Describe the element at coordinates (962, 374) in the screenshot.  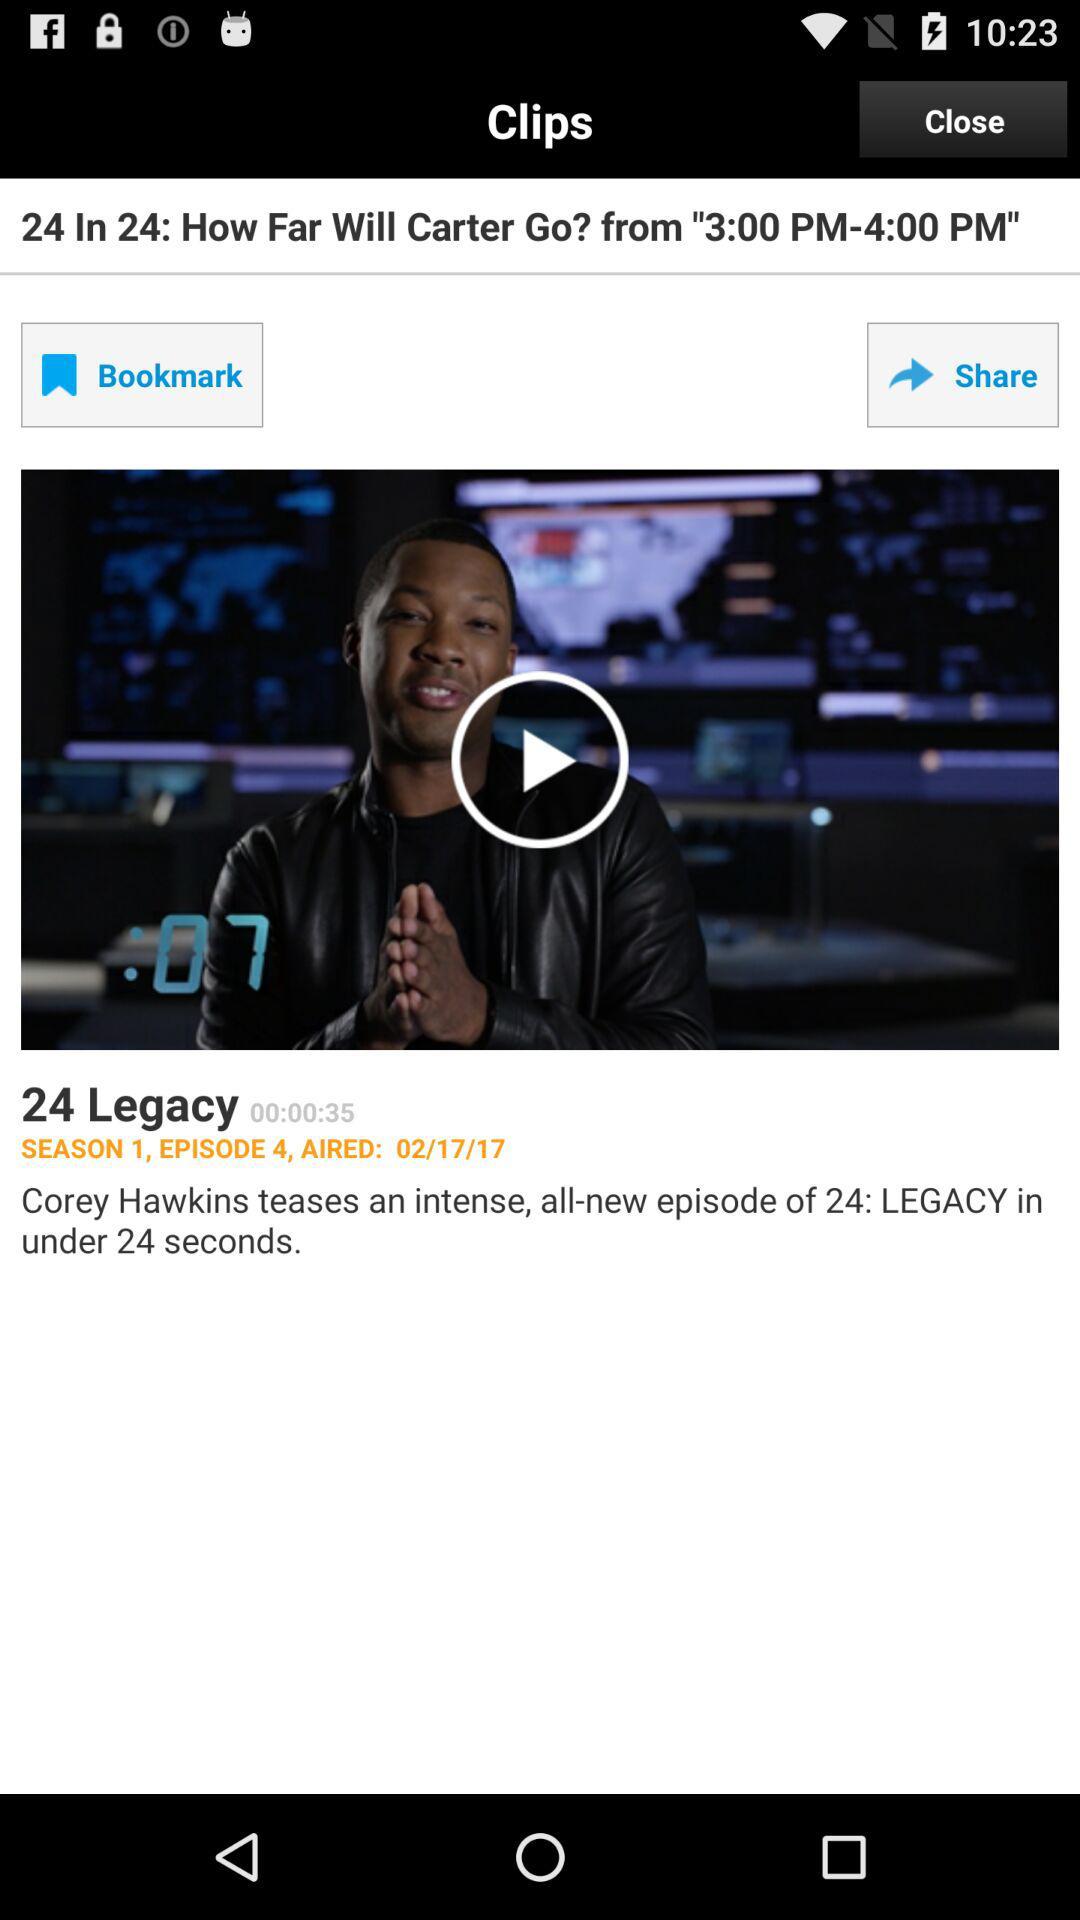
I see `checkbox next to the bookmark` at that location.